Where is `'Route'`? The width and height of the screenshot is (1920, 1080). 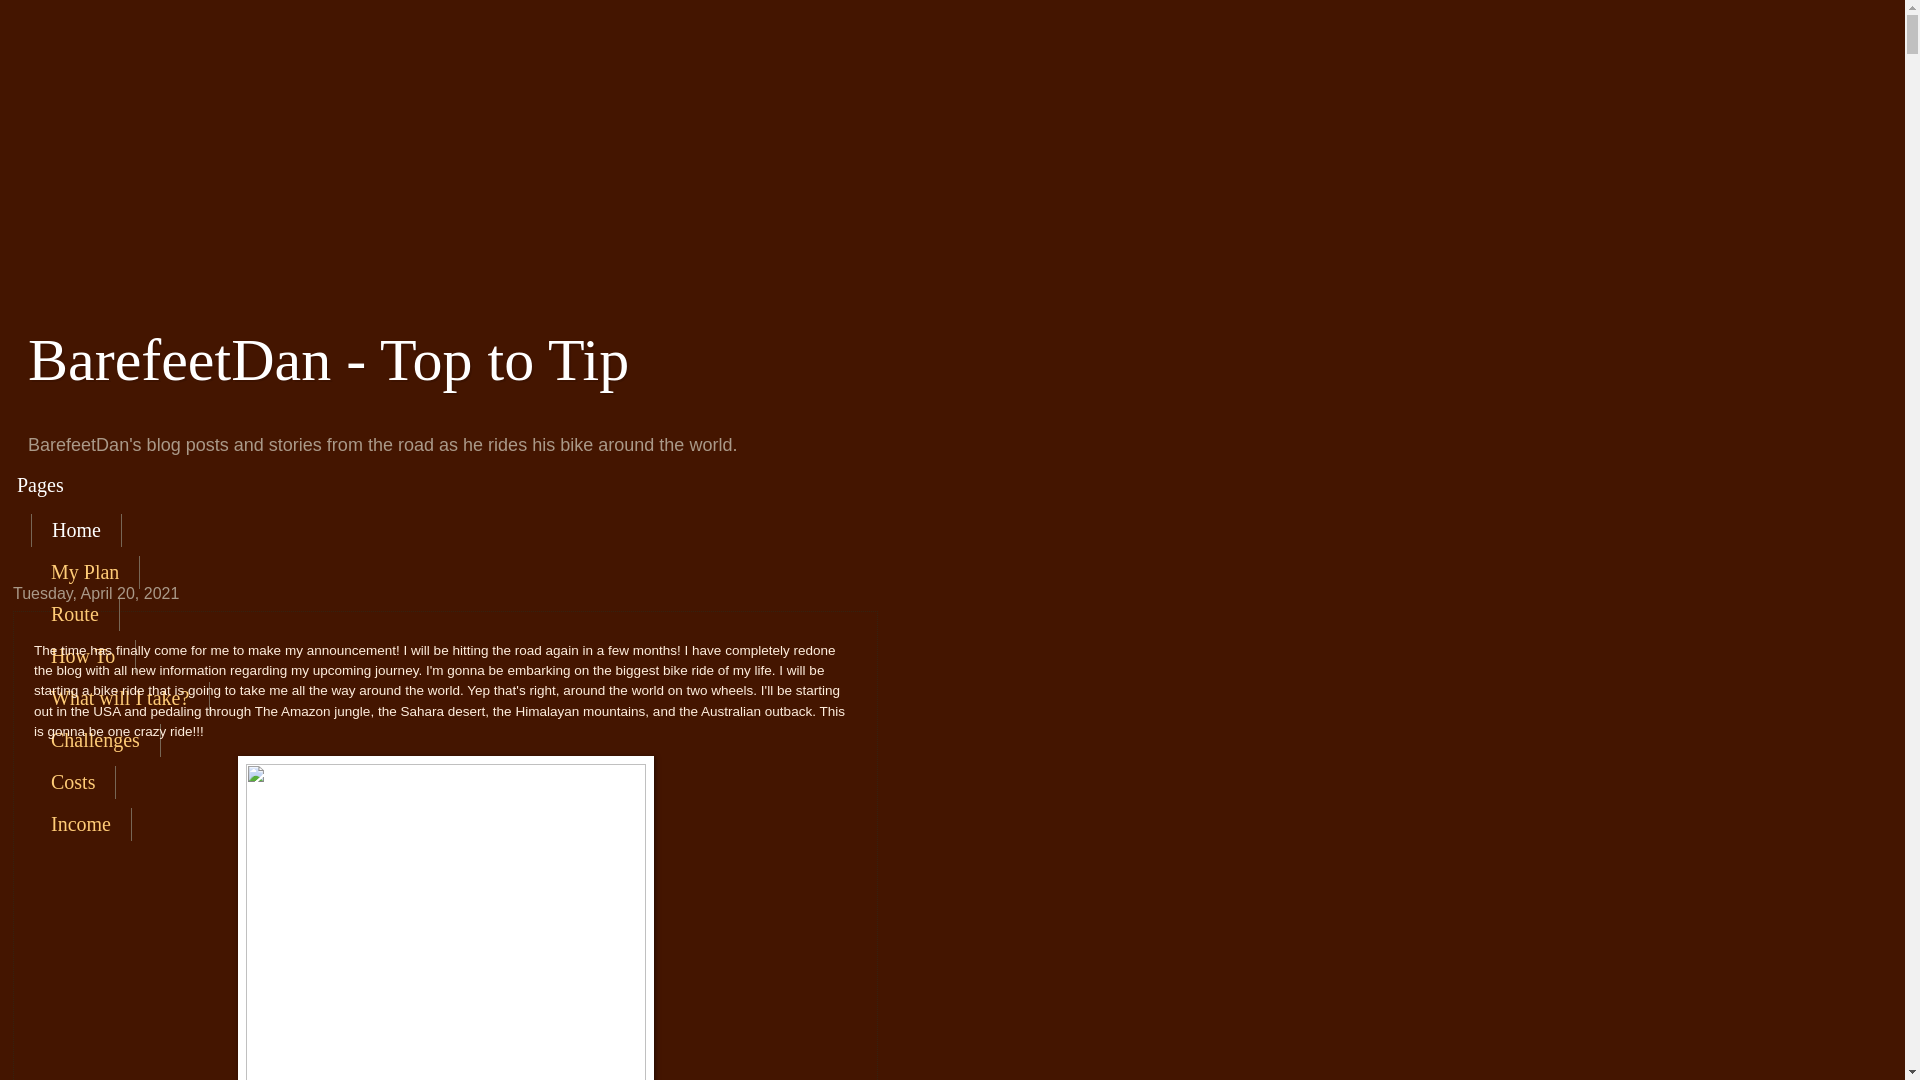 'Route' is located at coordinates (75, 613).